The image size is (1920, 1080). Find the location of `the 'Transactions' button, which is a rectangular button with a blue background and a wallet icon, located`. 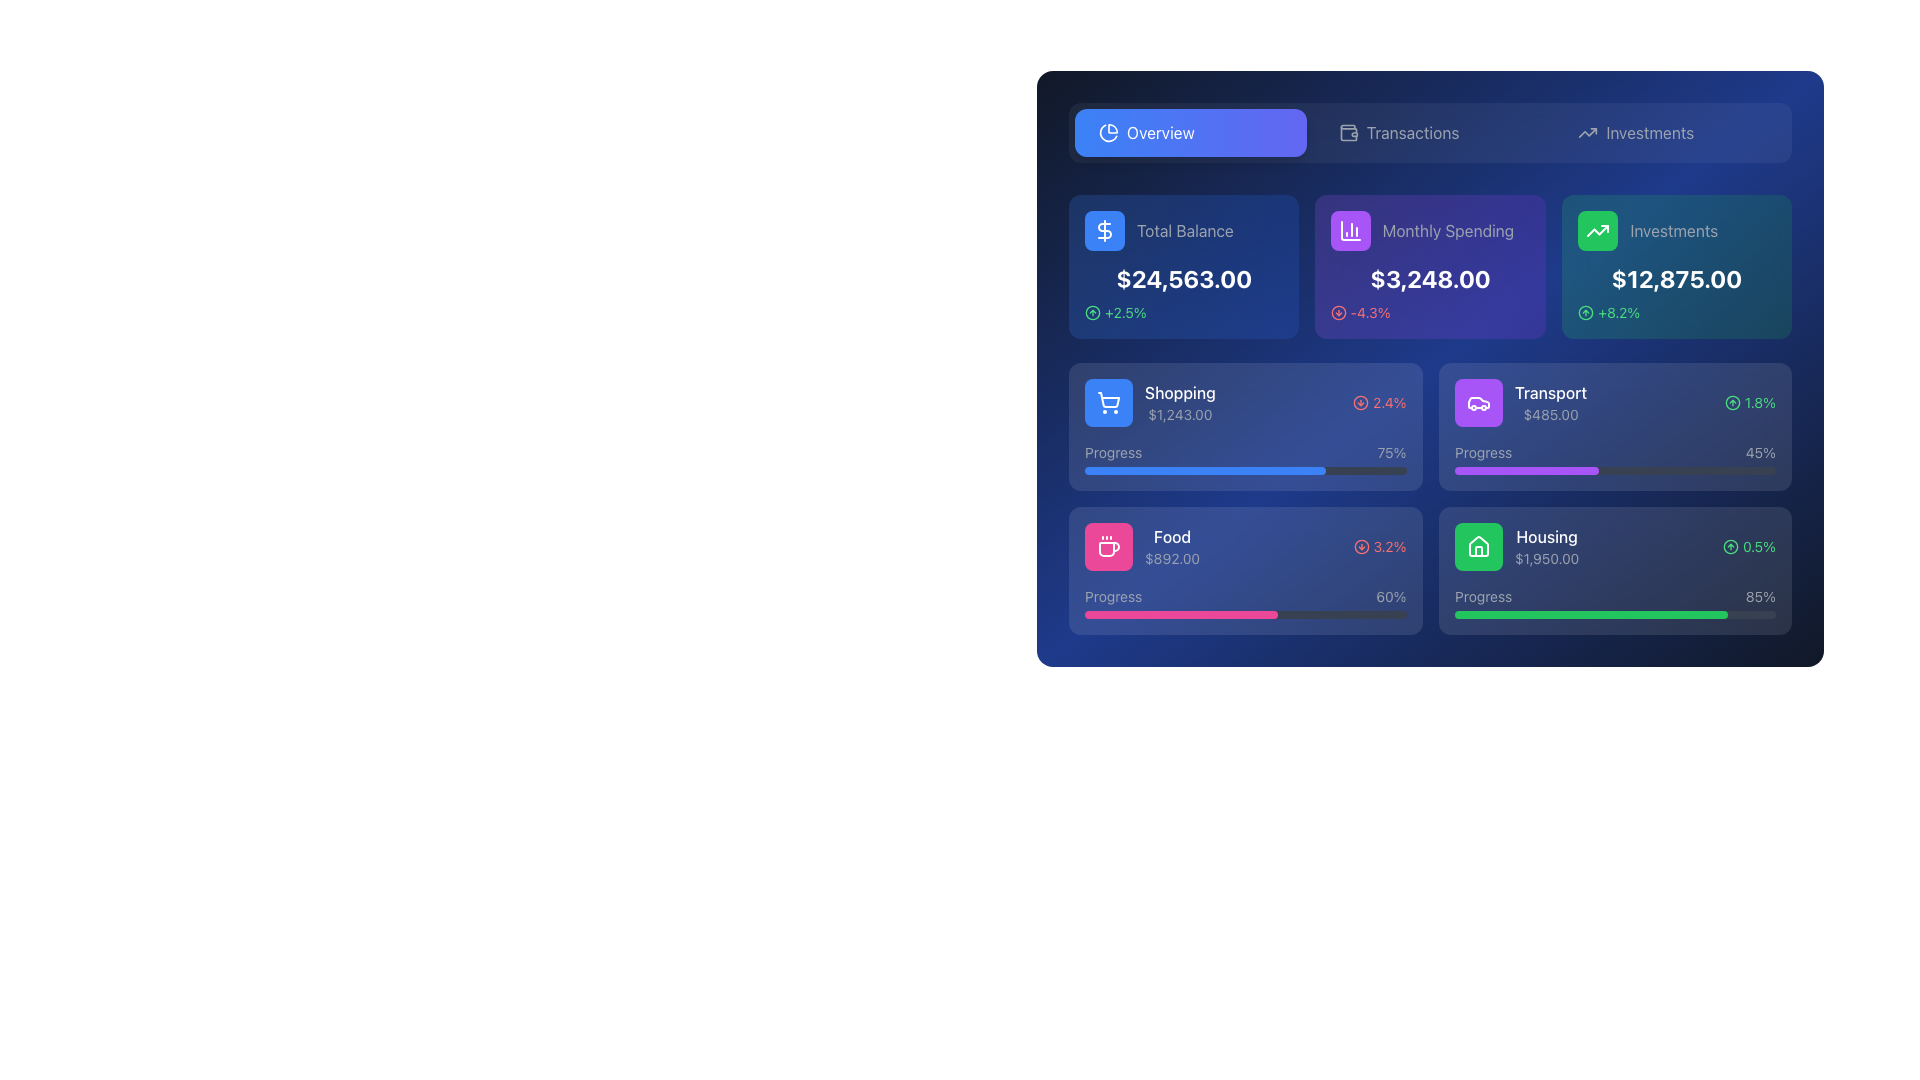

the 'Transactions' button, which is a rectangular button with a blue background and a wallet icon, located is located at coordinates (1429, 132).